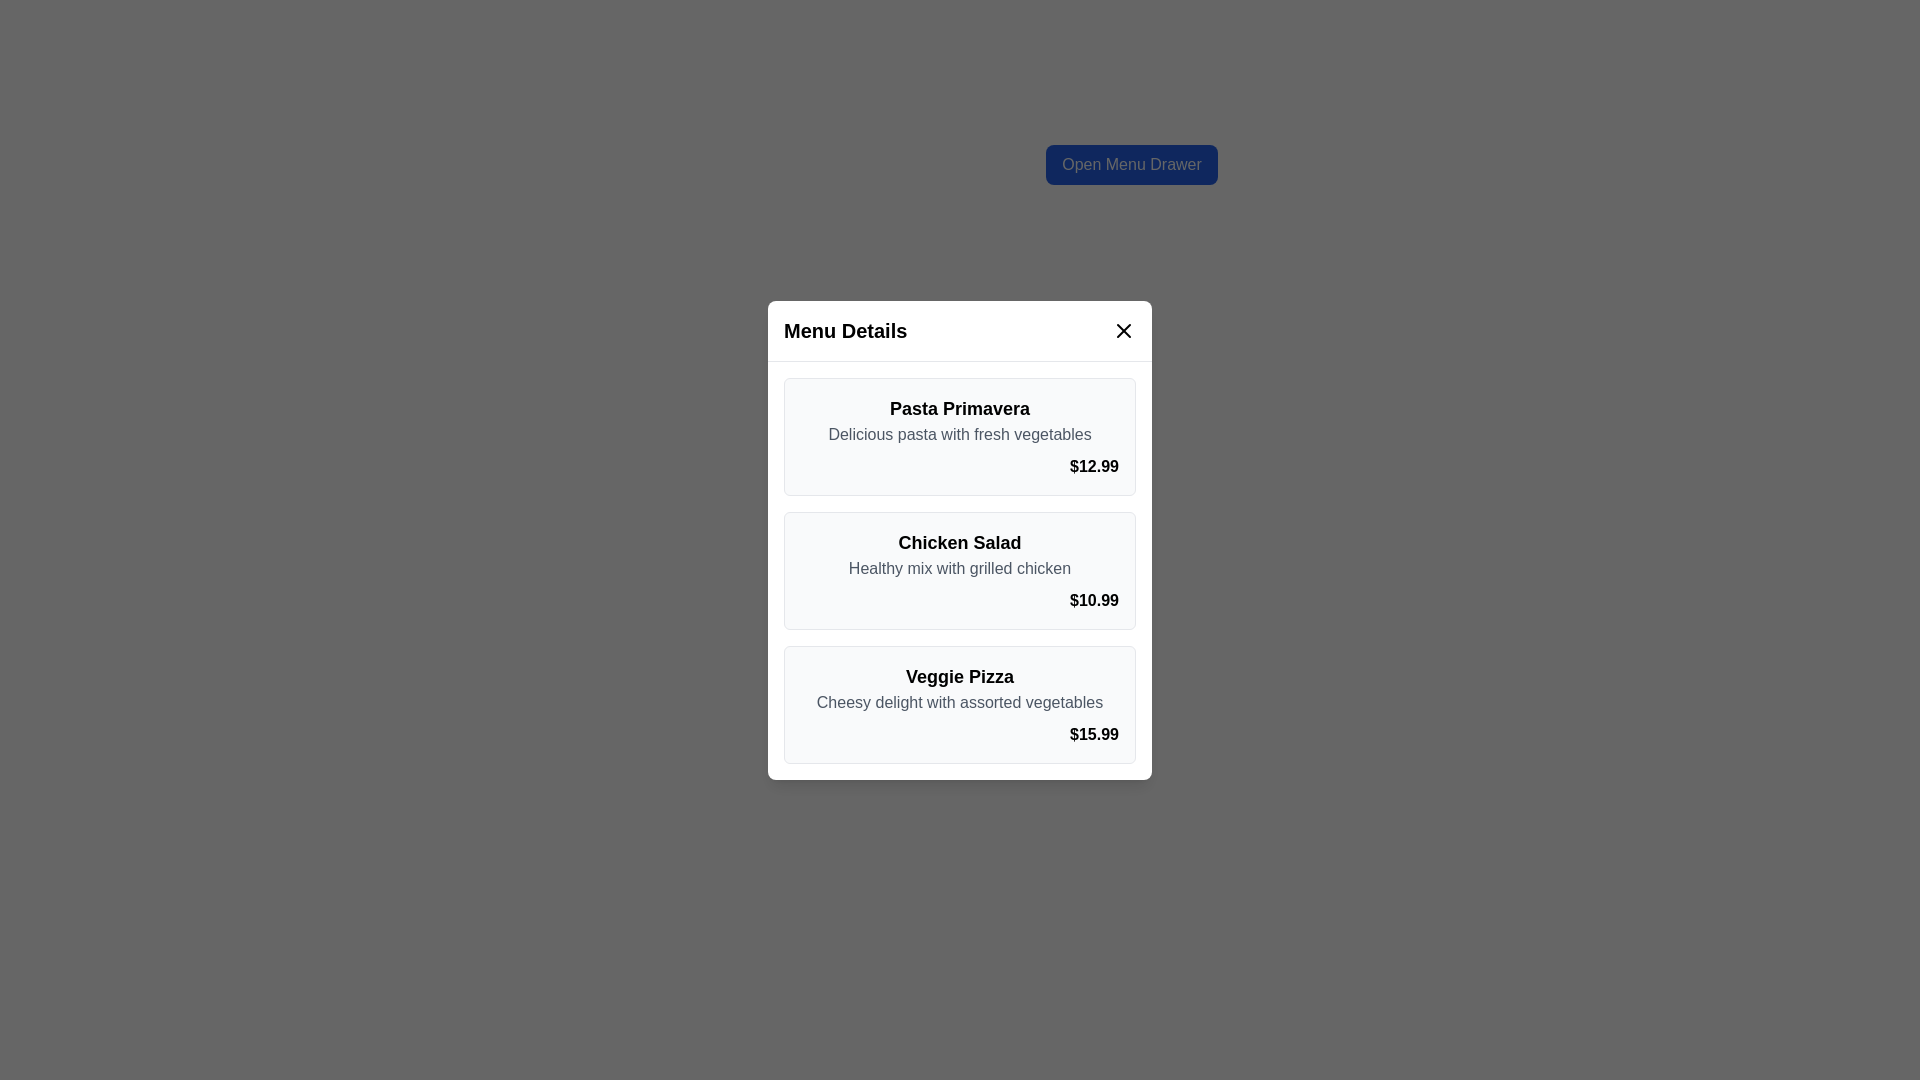  I want to click on the bold 'Veggie Pizza' title header located in the upper section of the bottom-most menu item card, so click(960, 675).